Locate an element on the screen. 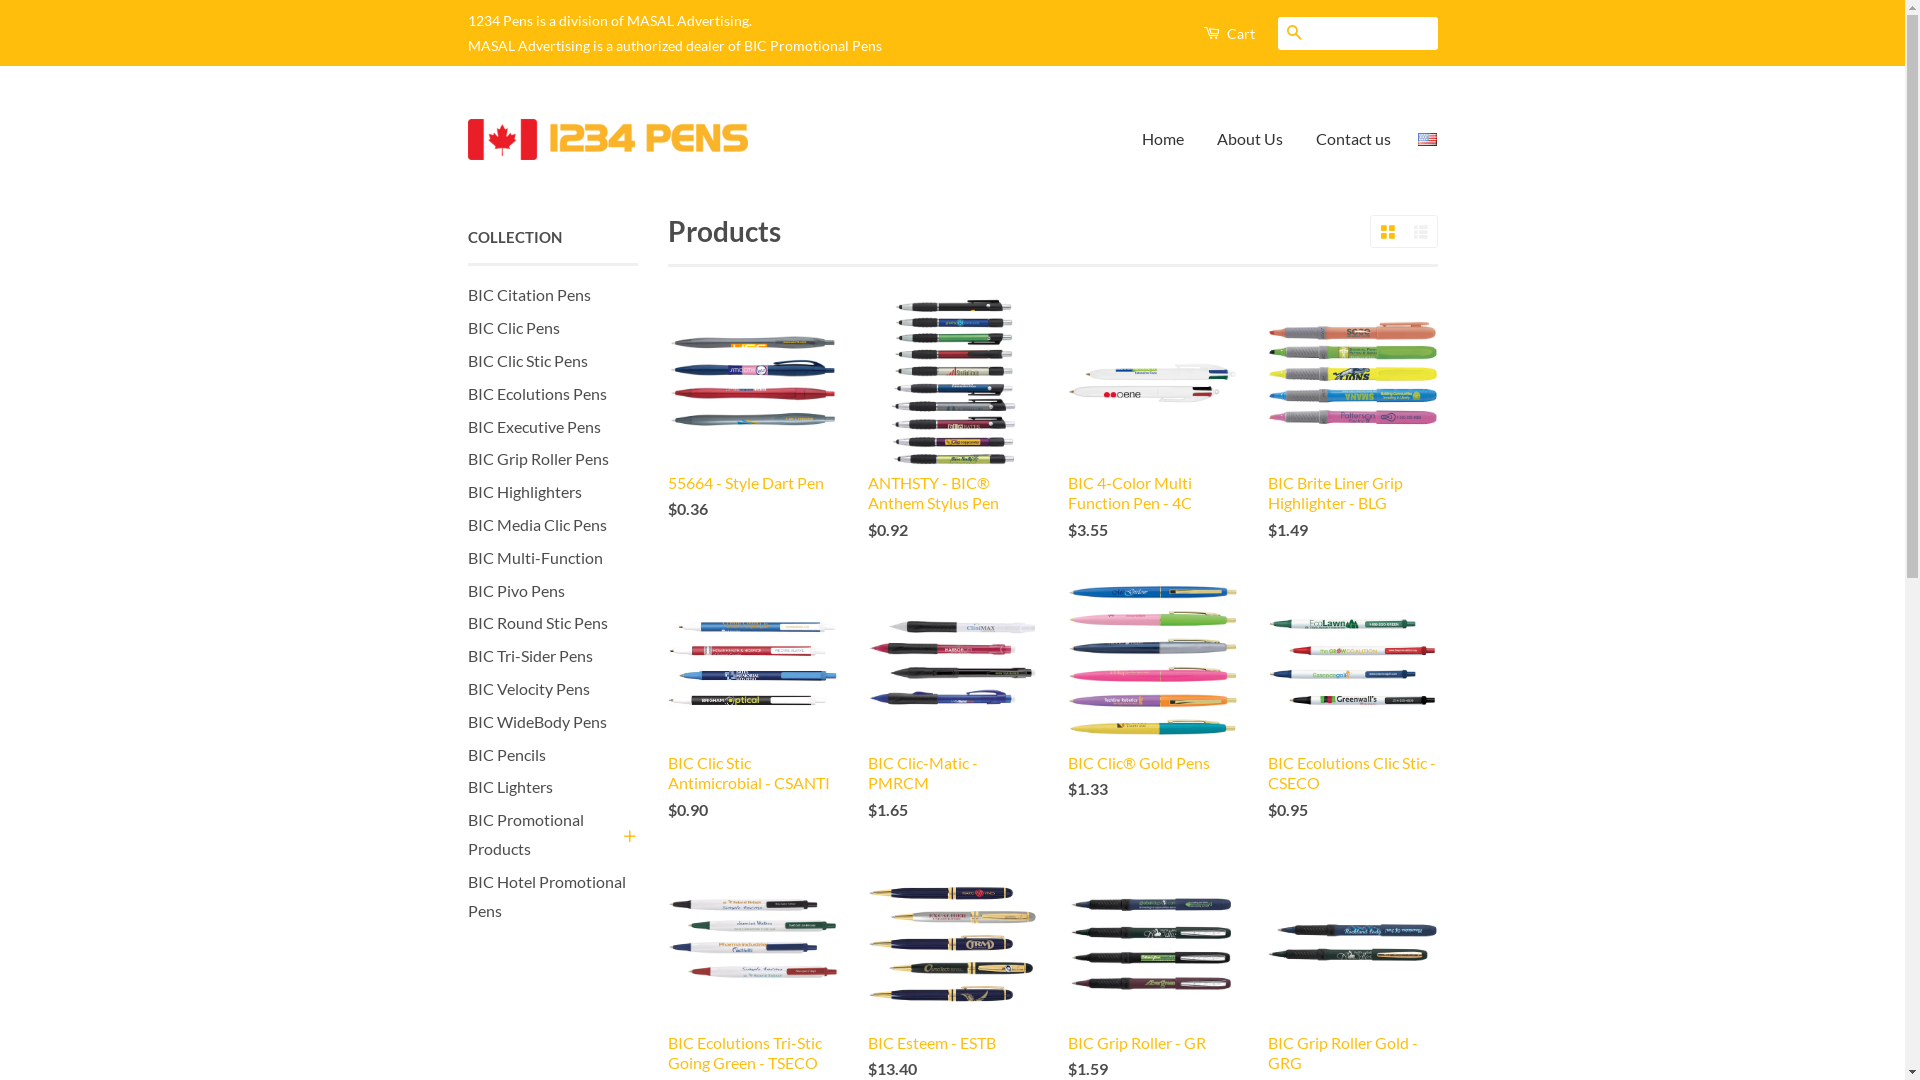 This screenshot has width=1920, height=1080. 'Home' is located at coordinates (1142, 138).